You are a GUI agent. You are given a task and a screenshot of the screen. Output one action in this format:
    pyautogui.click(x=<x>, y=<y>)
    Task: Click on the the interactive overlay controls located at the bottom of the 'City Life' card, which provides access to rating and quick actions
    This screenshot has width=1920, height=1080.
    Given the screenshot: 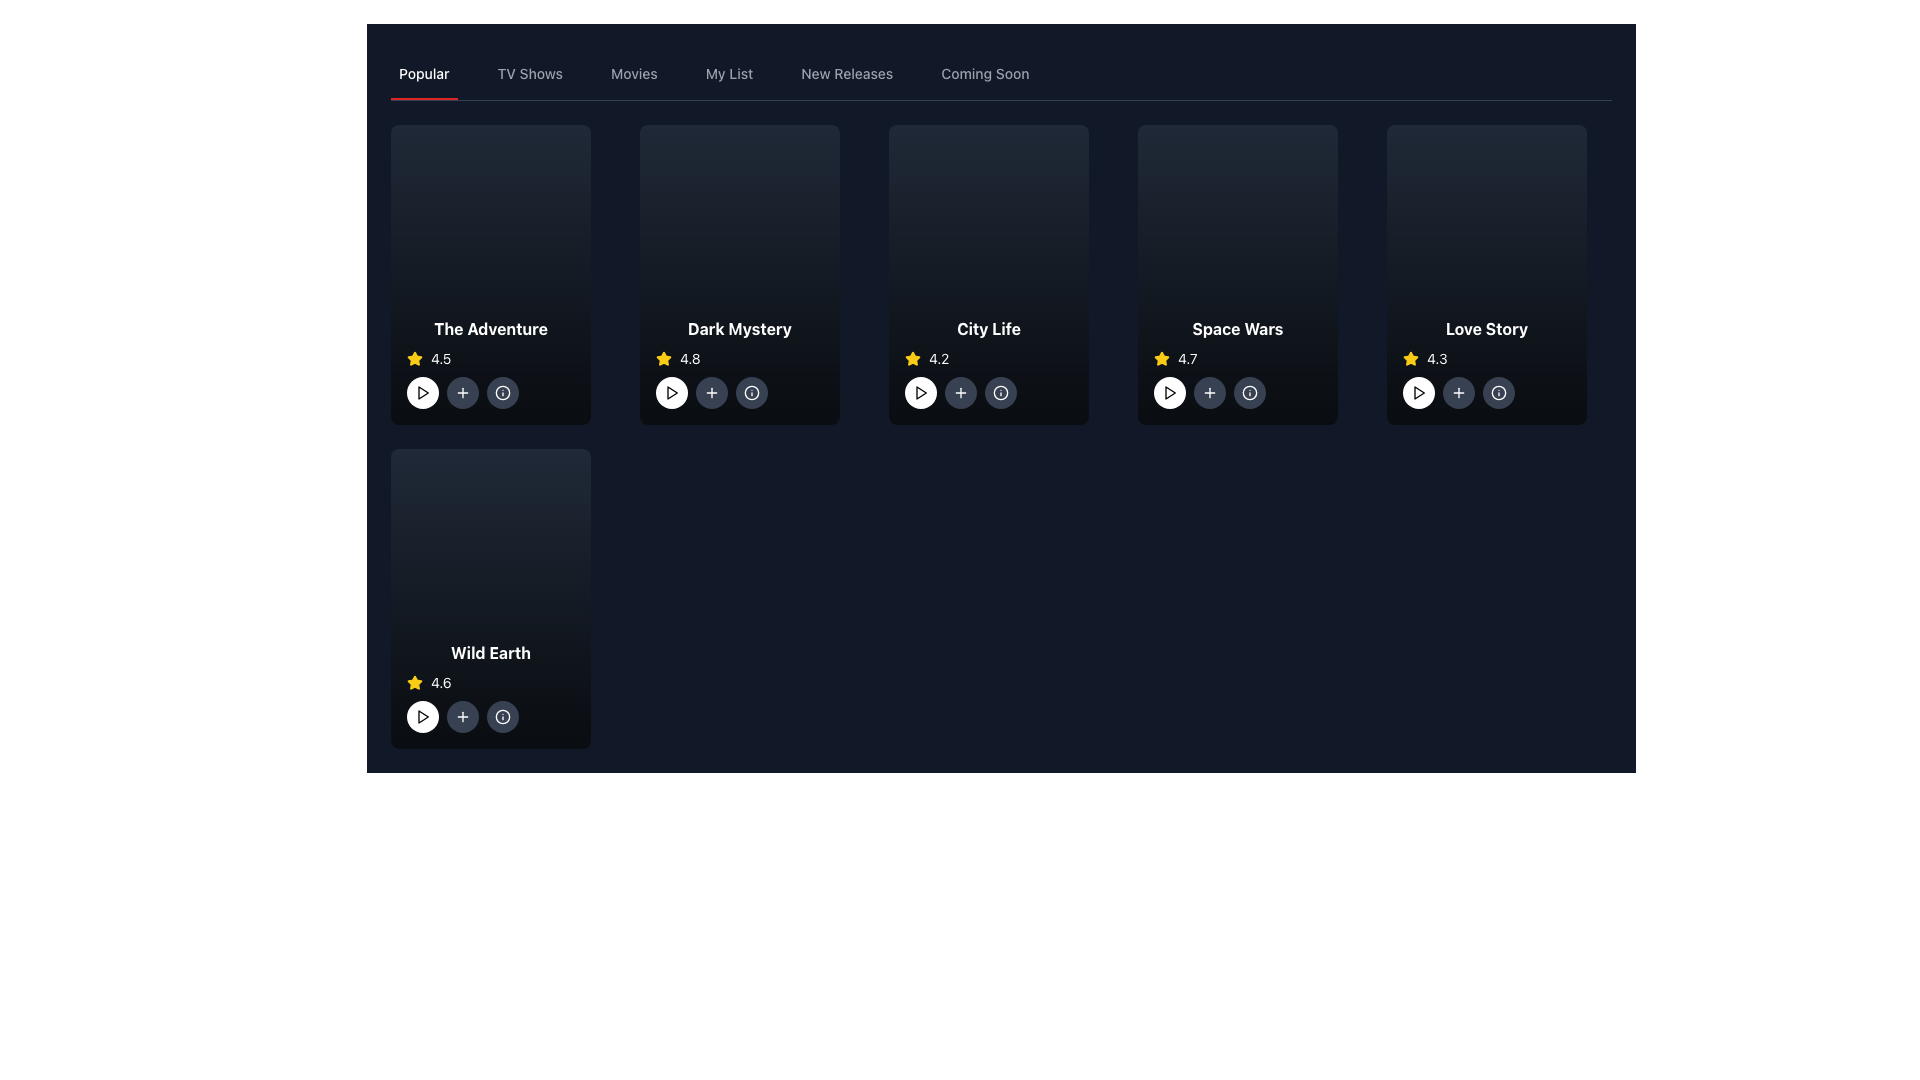 What is the action you would take?
    pyautogui.click(x=988, y=362)
    